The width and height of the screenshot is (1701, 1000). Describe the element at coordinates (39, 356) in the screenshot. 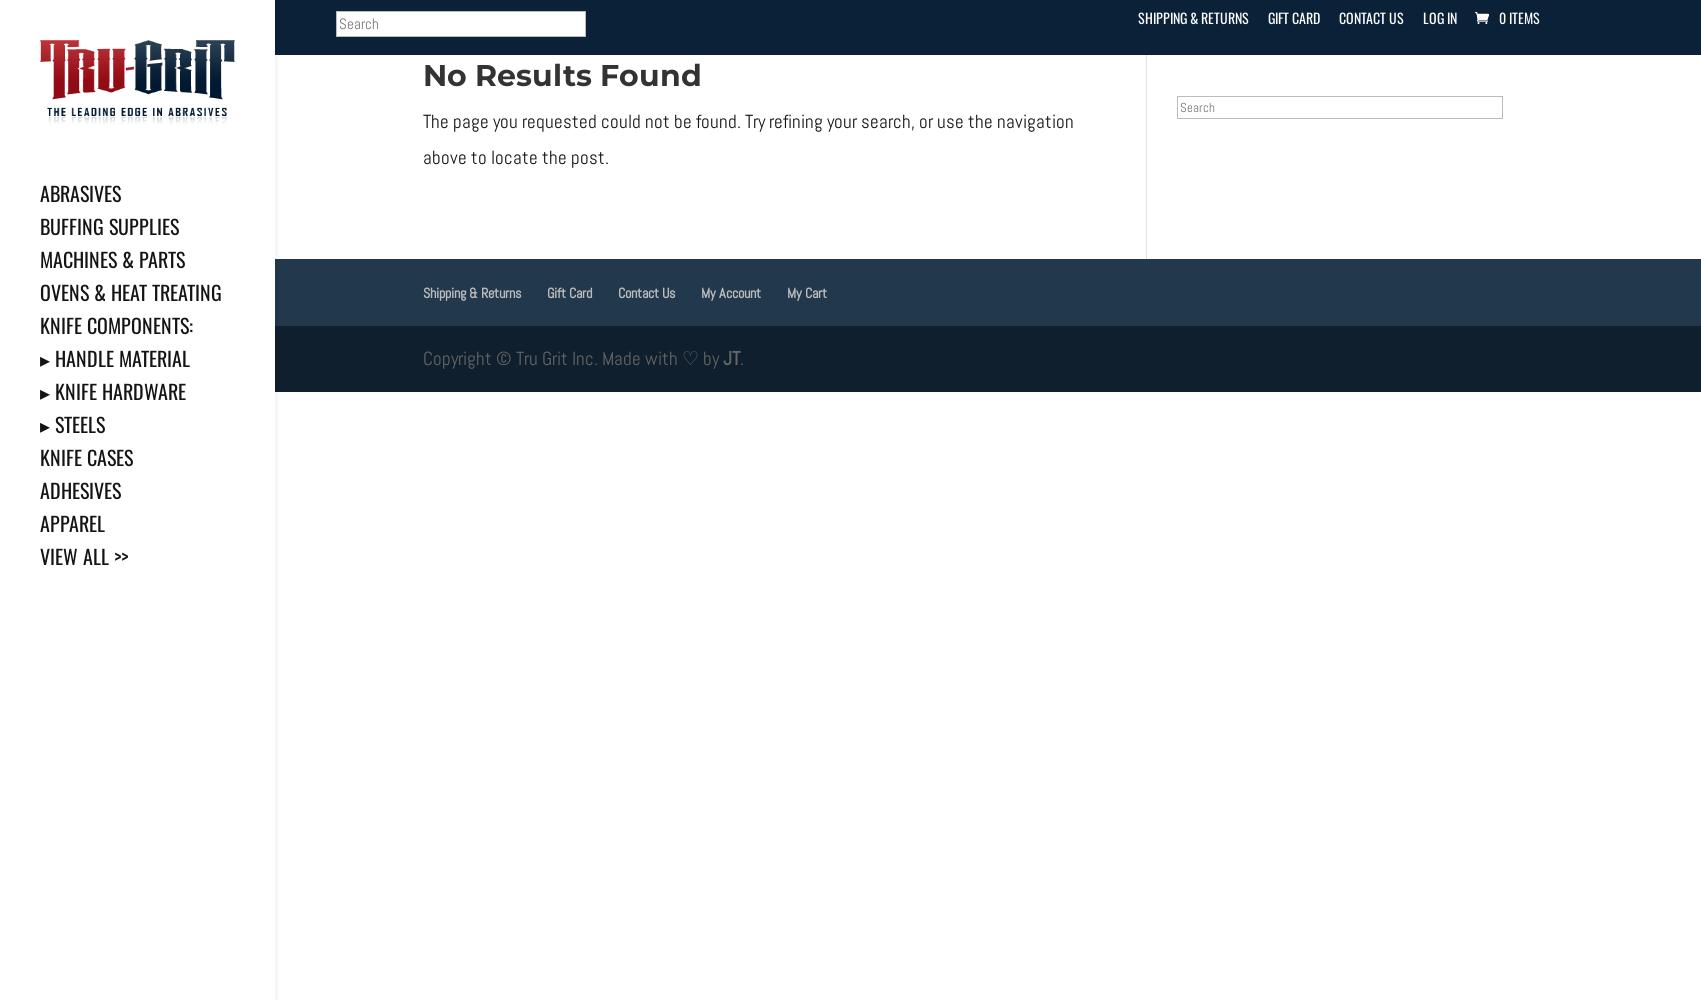

I see `'▸ Handle Material'` at that location.